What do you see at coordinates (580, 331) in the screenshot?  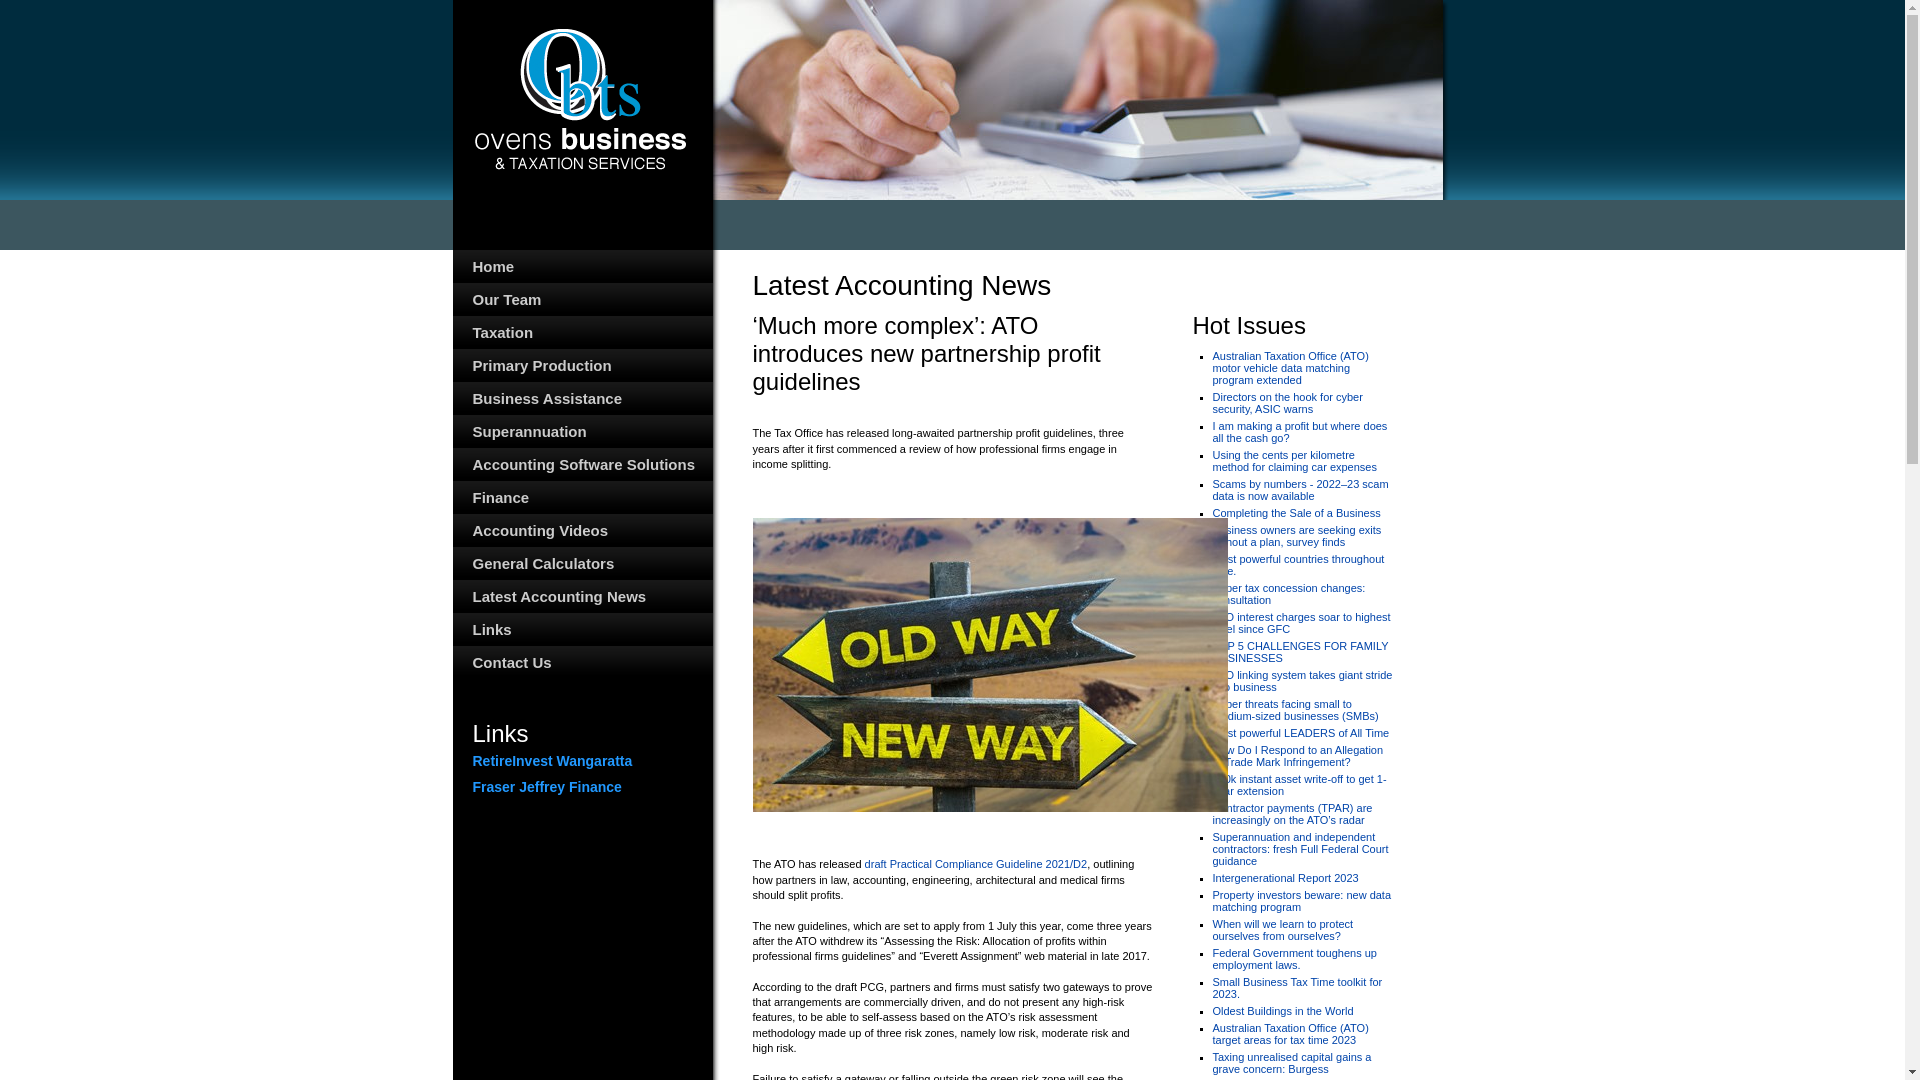 I see `'Taxation'` at bounding box center [580, 331].